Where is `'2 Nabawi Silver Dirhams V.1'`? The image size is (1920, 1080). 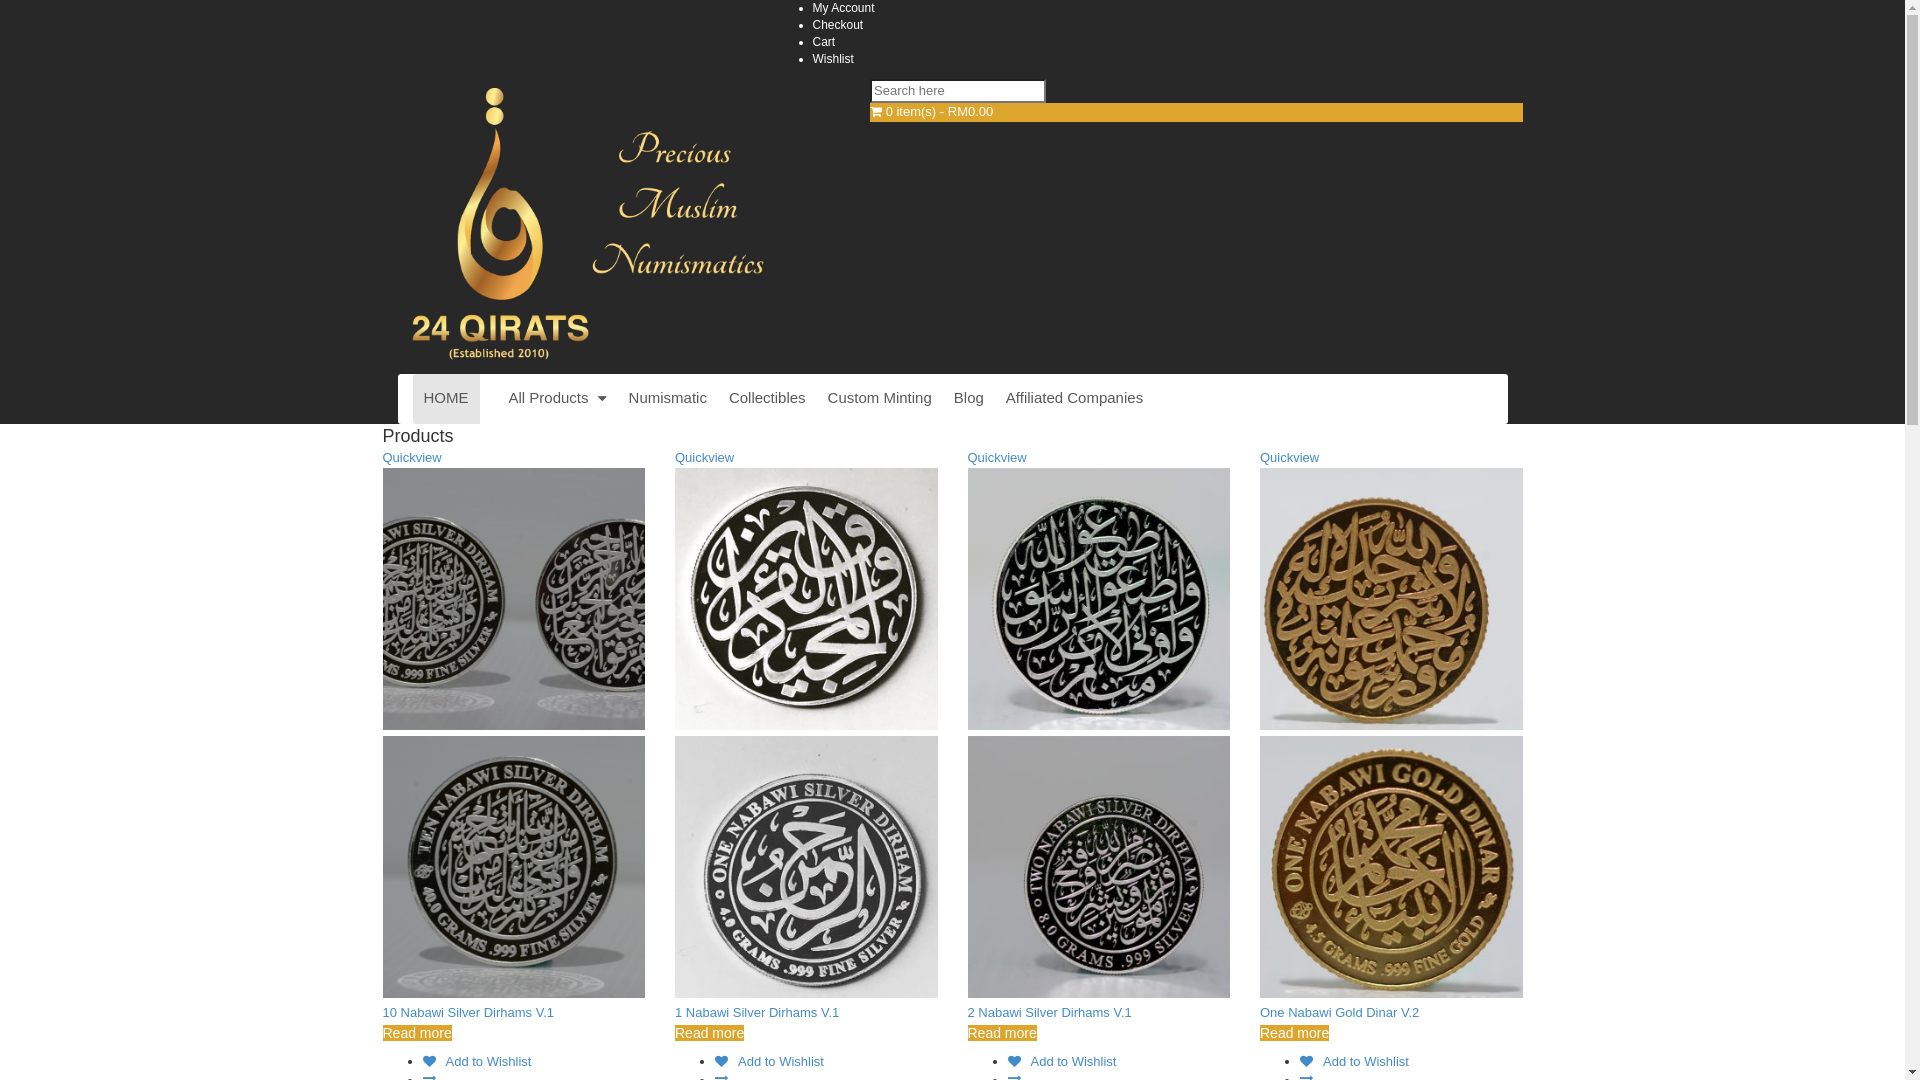
'2 Nabawi Silver Dirhams V.1' is located at coordinates (1049, 1012).